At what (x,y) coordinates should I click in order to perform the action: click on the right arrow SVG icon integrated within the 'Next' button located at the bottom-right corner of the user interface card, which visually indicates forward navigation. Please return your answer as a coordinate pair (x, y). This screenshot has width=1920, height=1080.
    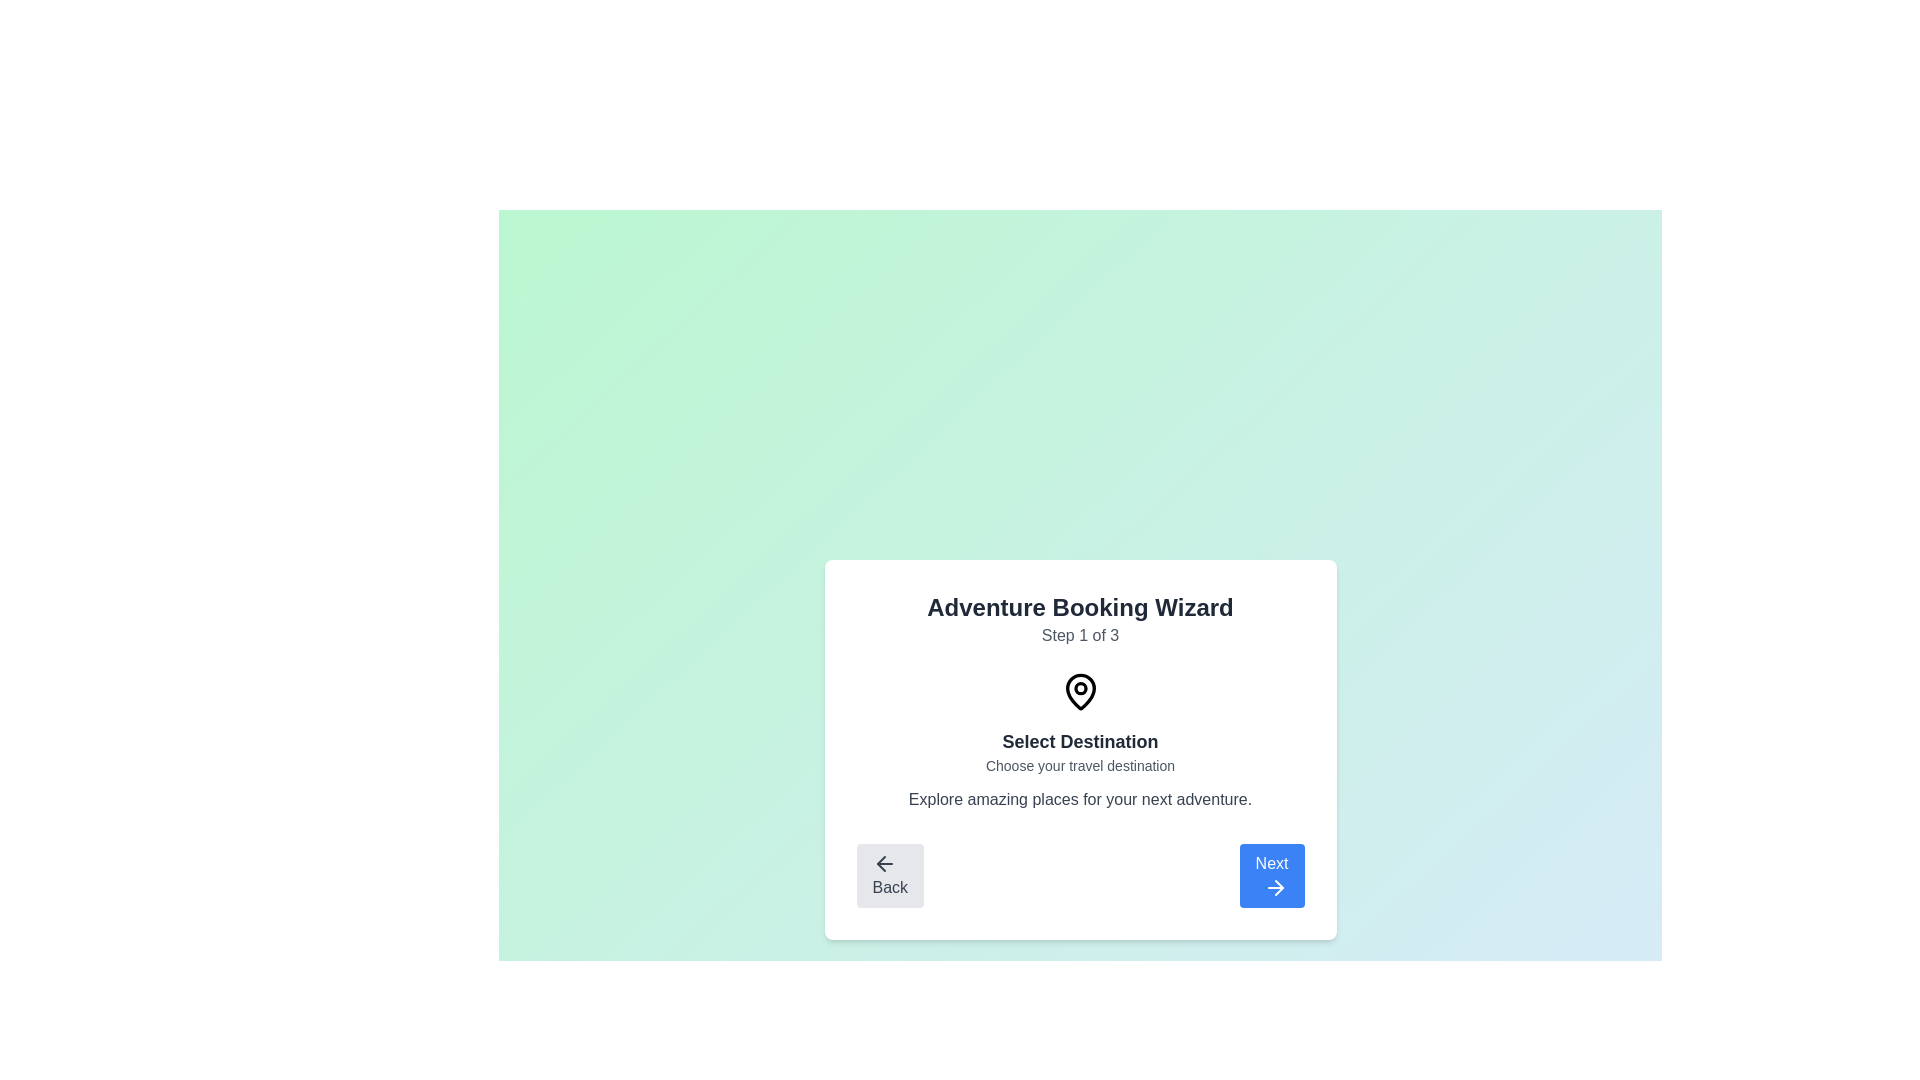
    Looking at the image, I should click on (1274, 886).